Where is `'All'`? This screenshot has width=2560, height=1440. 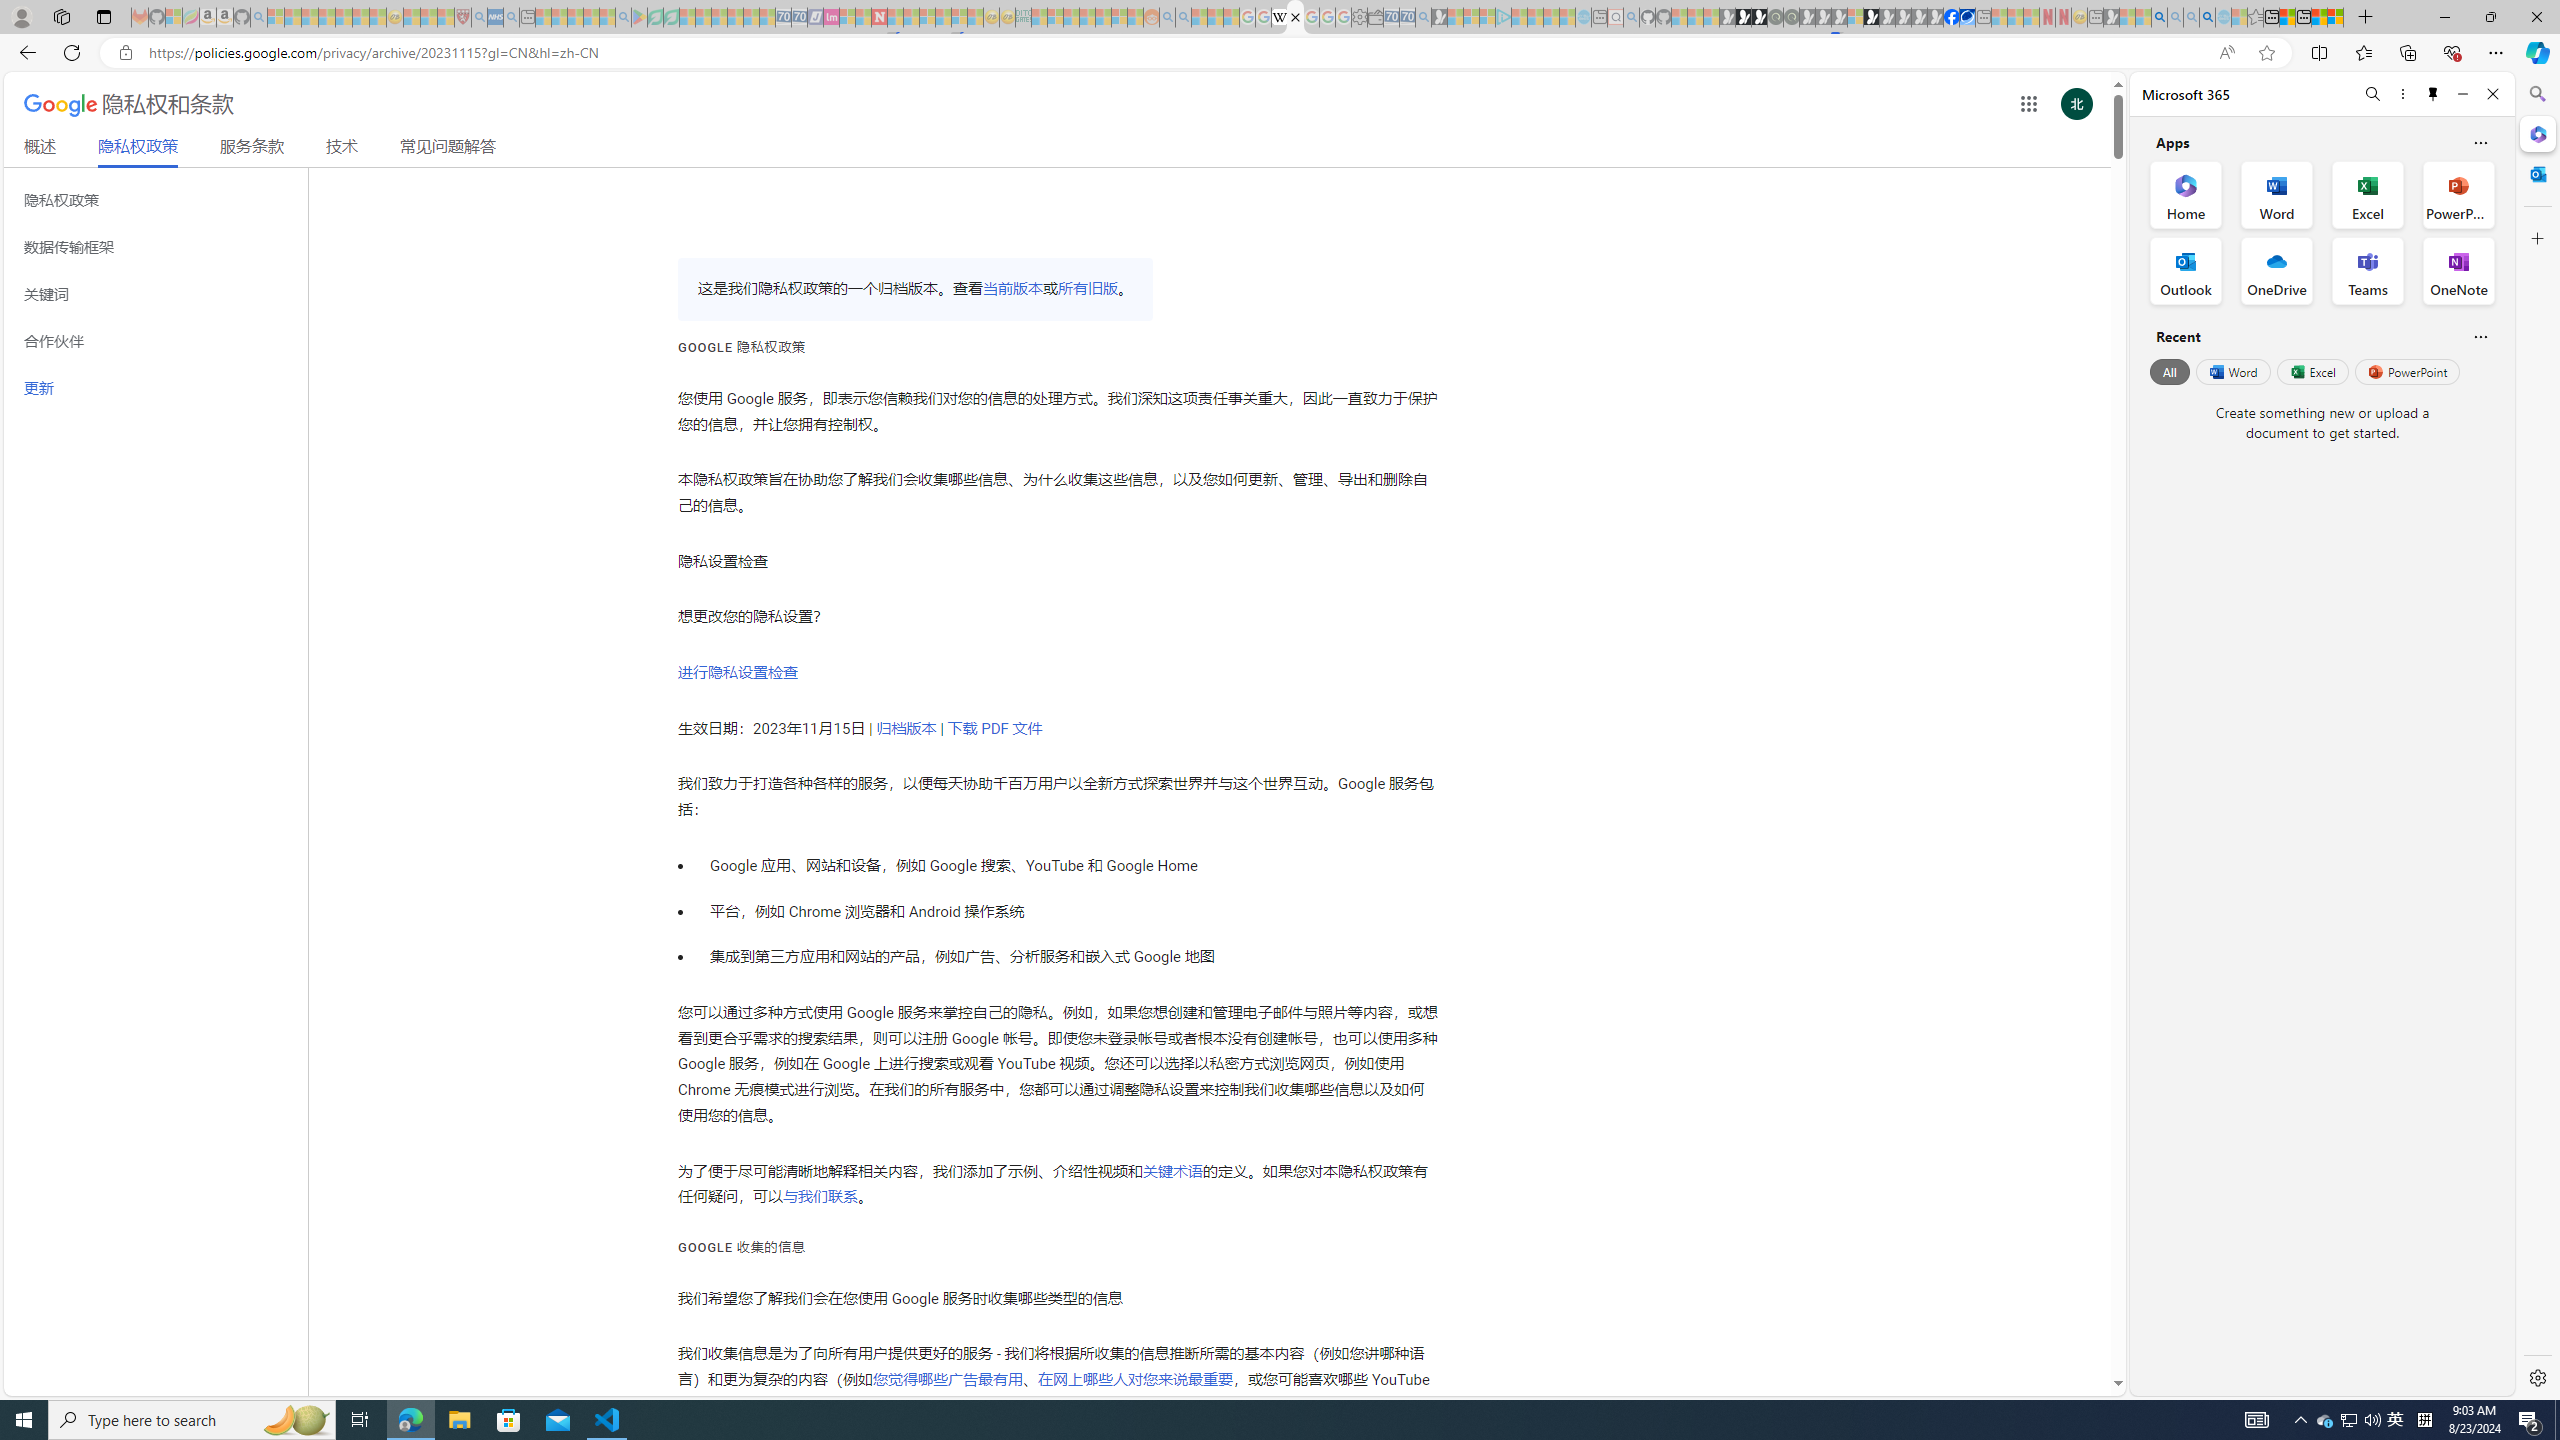
'All' is located at coordinates (2168, 371).